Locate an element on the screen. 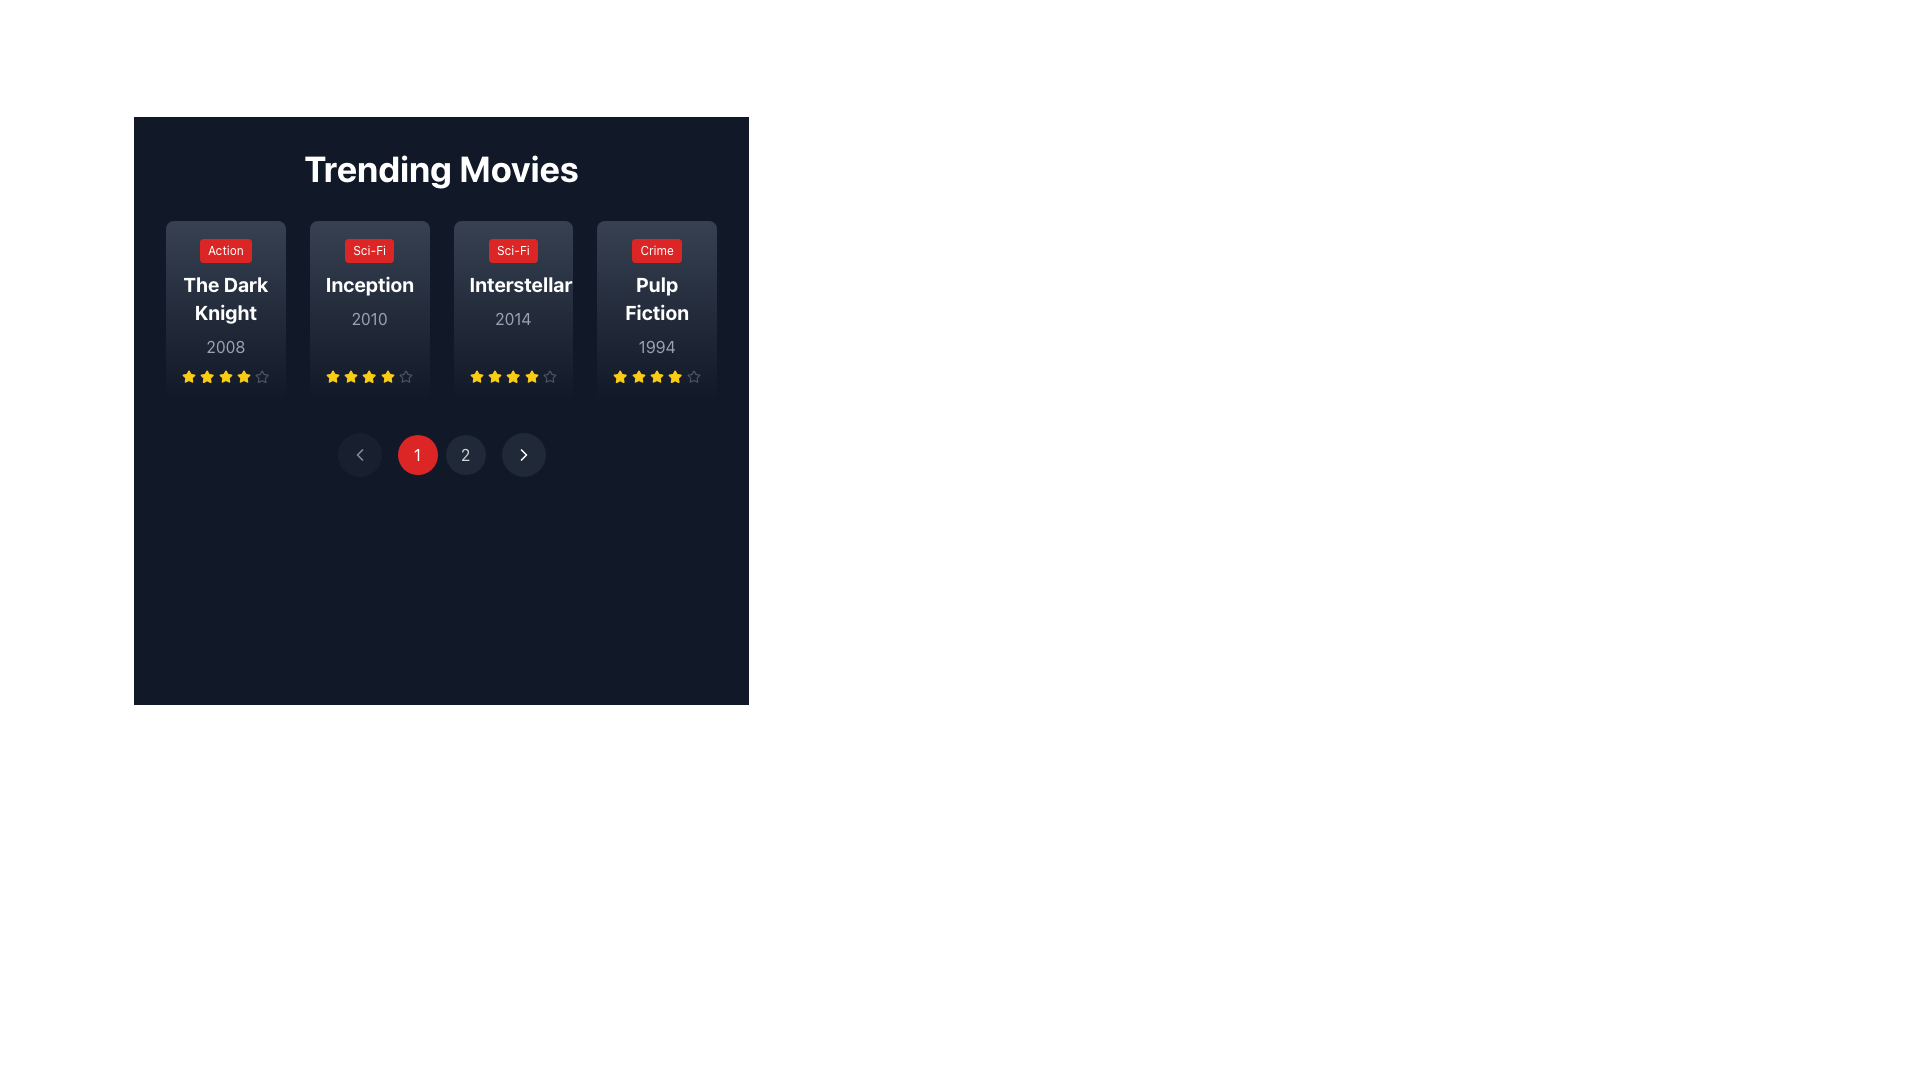  the text label indicating the release year of the movie 'Inception', located at the bottom of the movie card under the title text is located at coordinates (369, 318).